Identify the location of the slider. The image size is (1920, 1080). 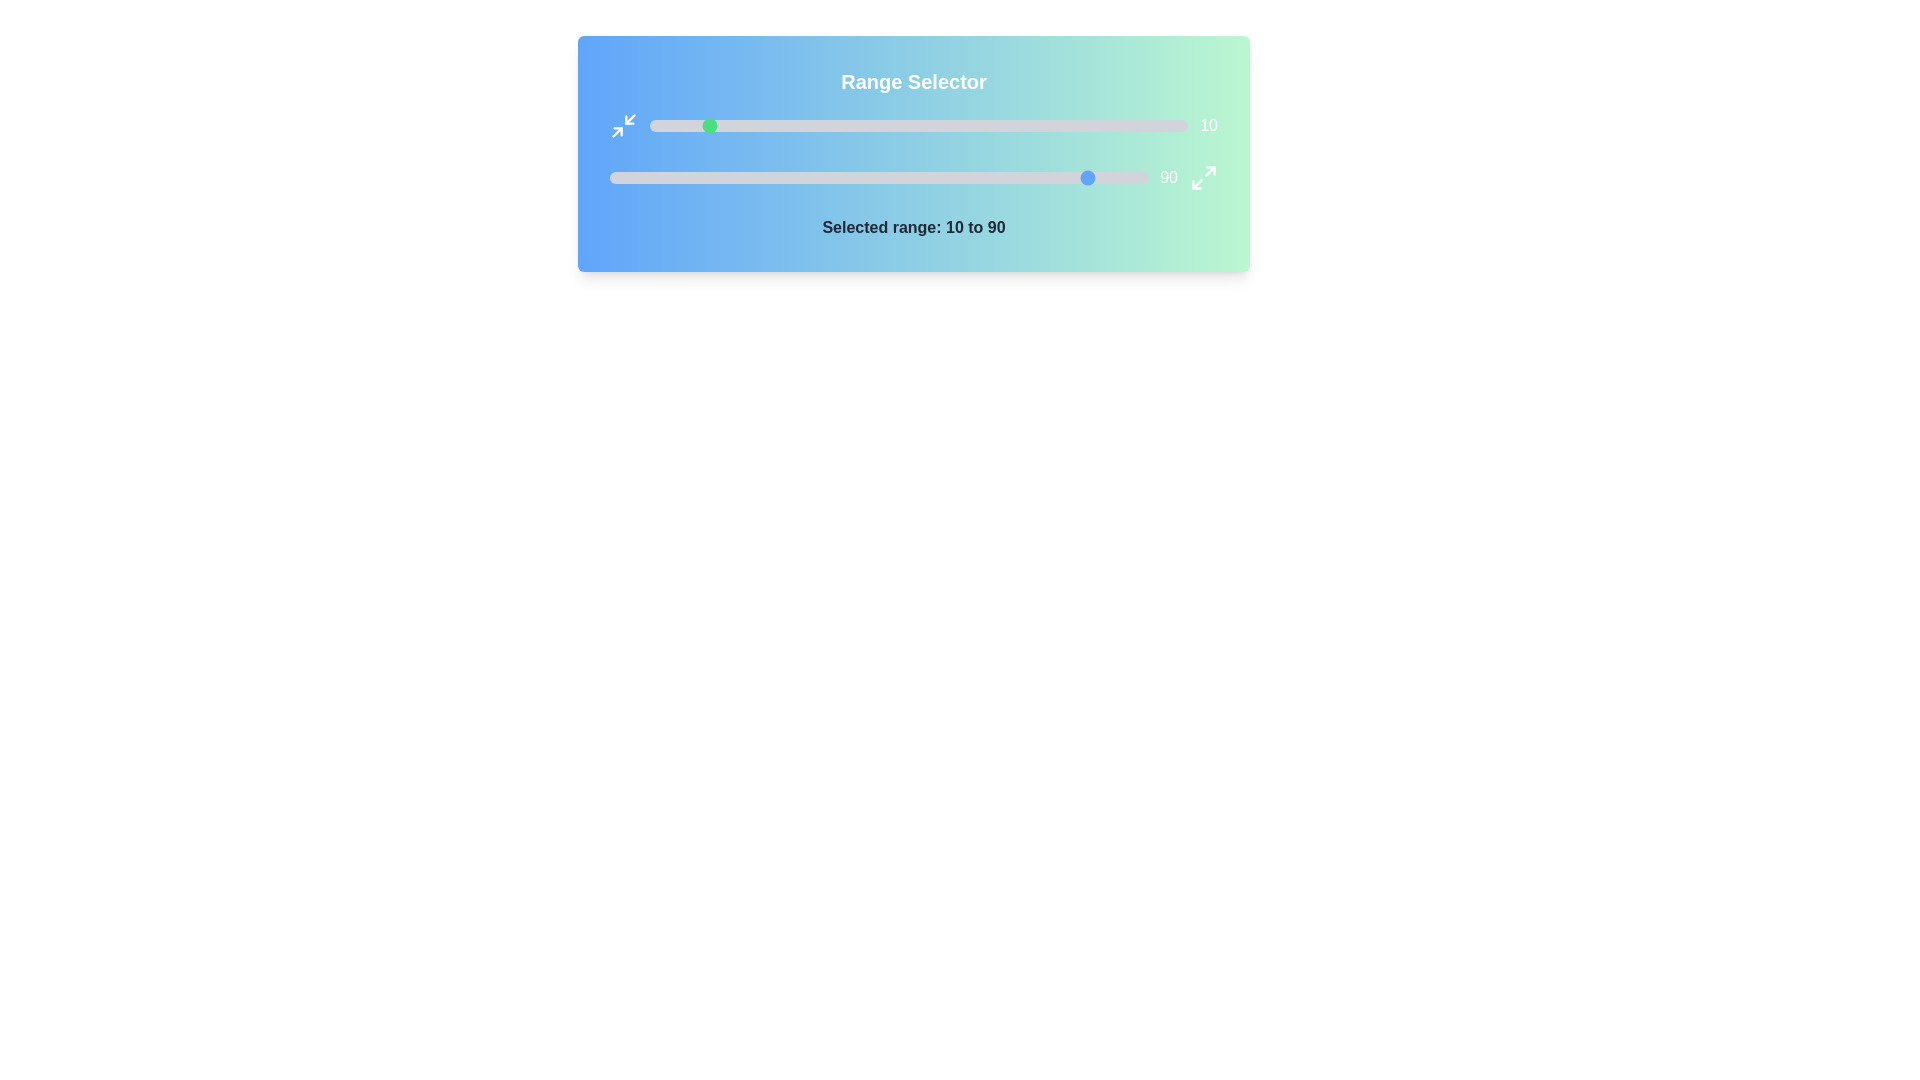
(1101, 126).